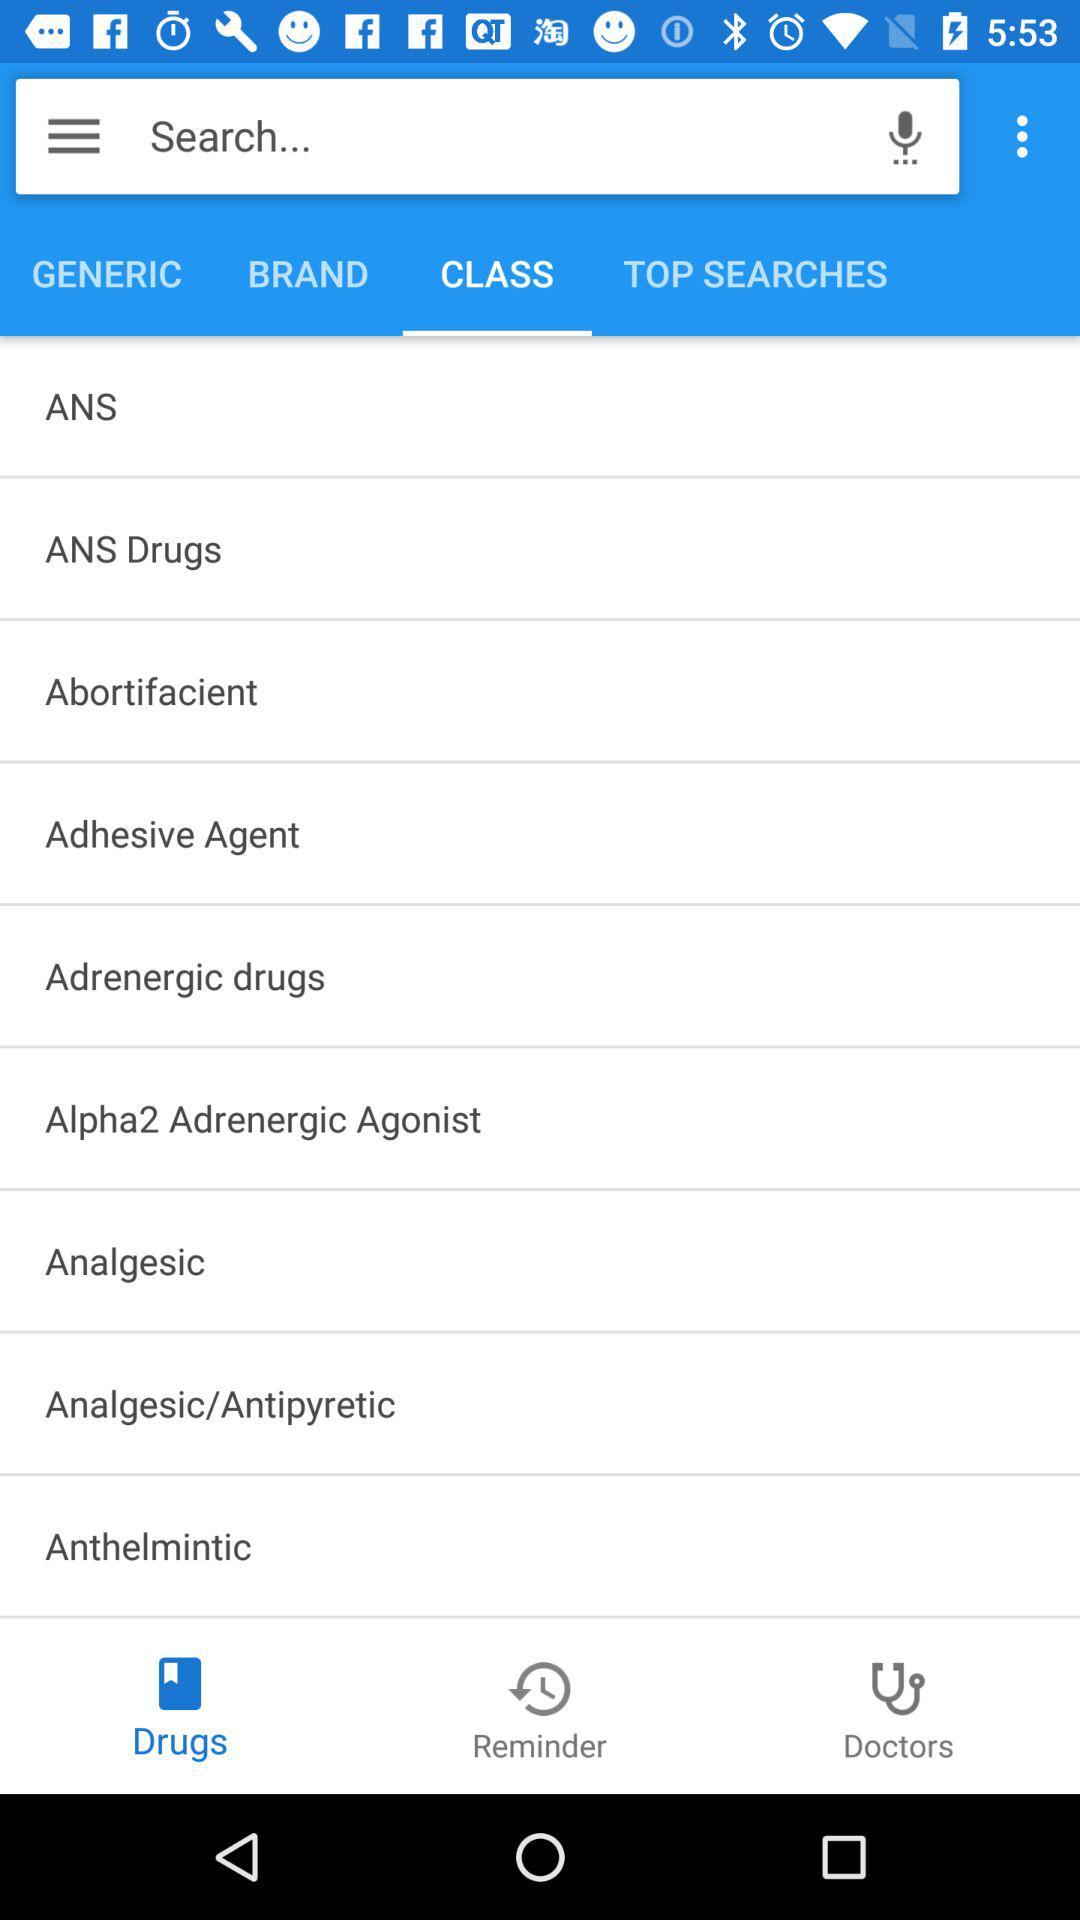  I want to click on the icon above adrenergic drugs item, so click(540, 833).